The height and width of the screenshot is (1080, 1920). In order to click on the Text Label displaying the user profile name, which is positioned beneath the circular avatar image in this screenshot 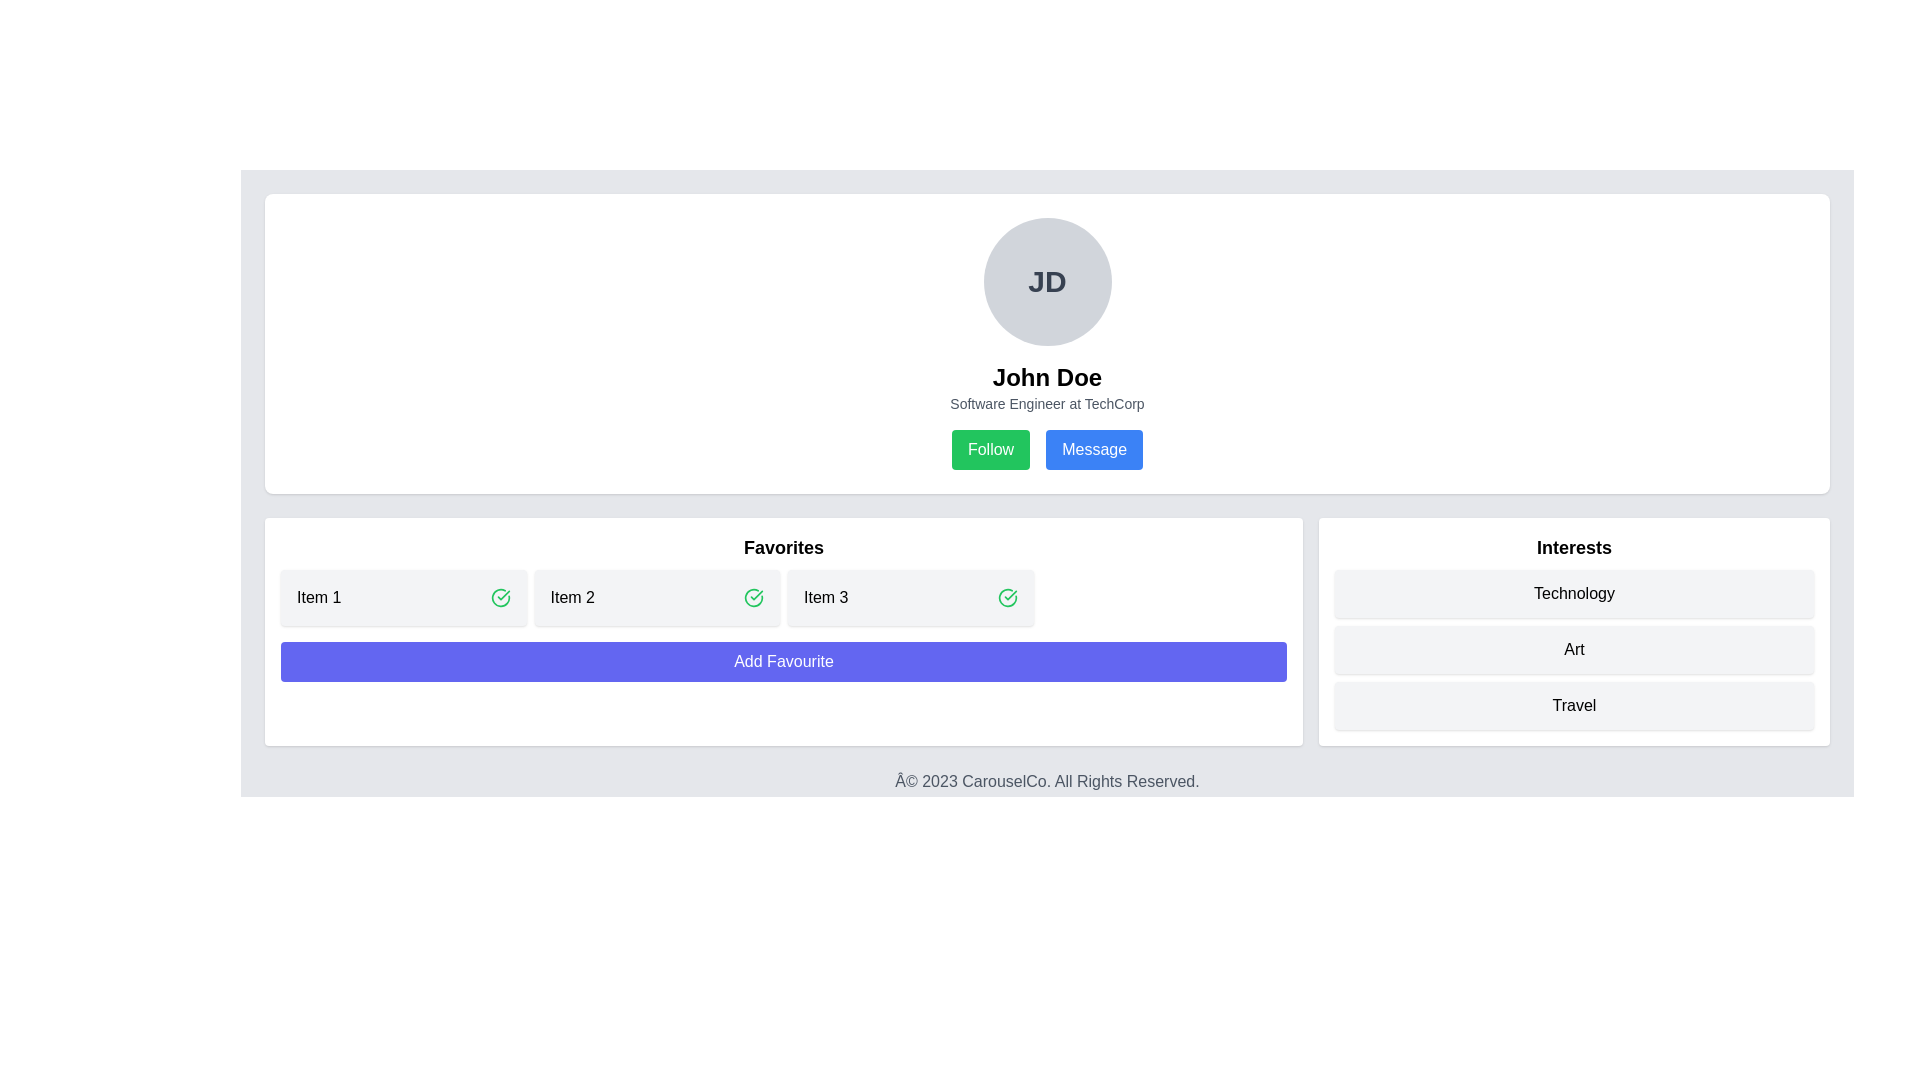, I will do `click(1046, 378)`.